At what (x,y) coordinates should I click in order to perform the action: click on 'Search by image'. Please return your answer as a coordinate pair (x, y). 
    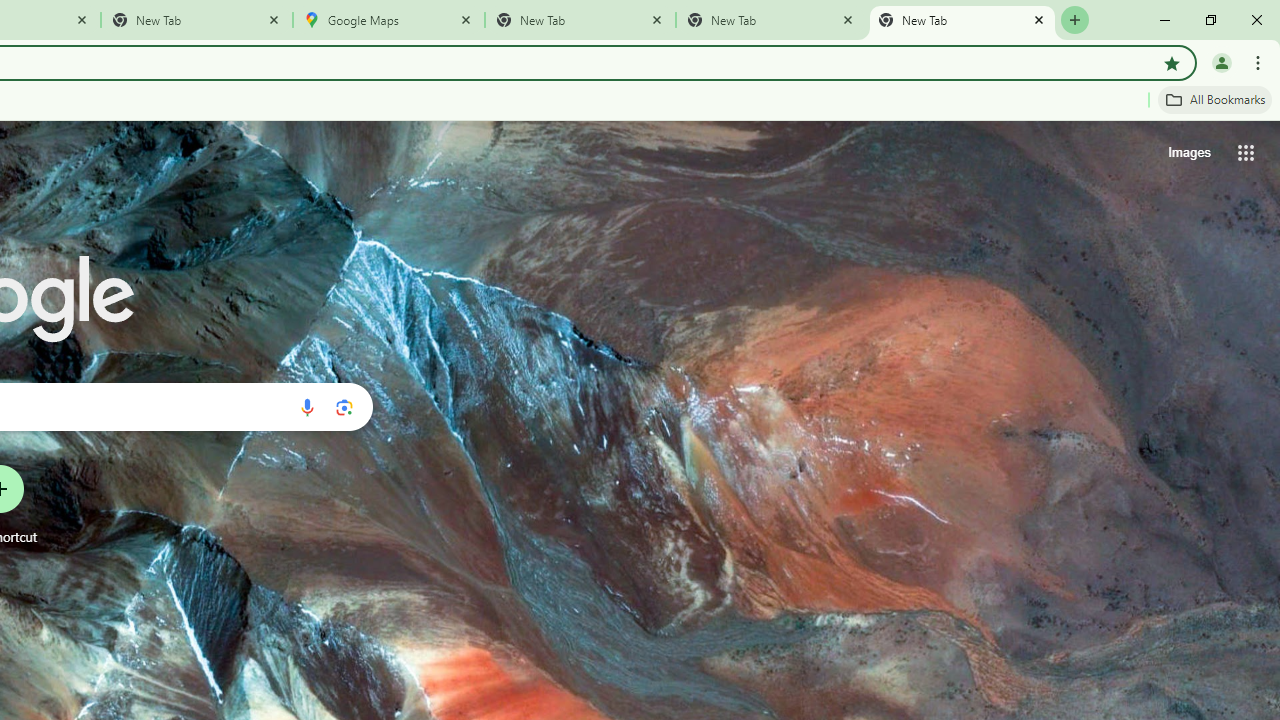
    Looking at the image, I should click on (344, 406).